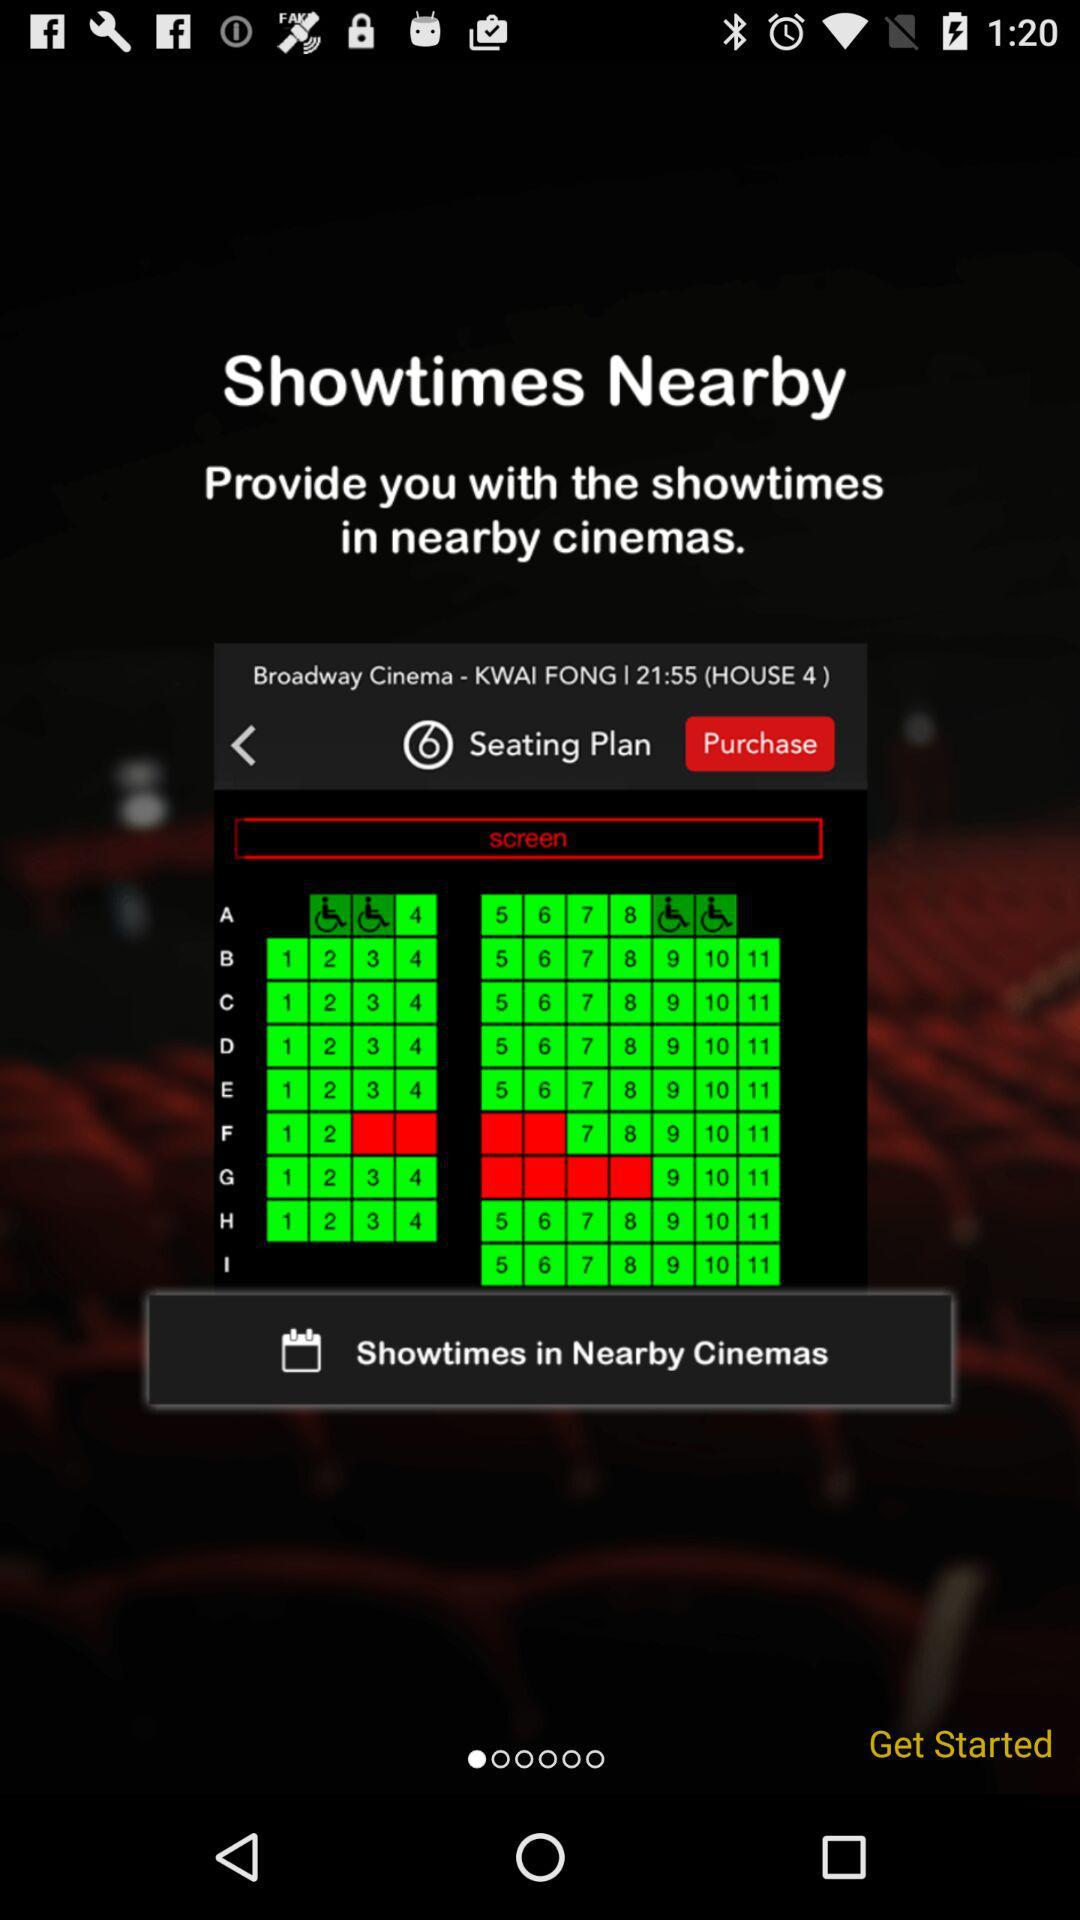 The width and height of the screenshot is (1080, 1920). What do you see at coordinates (960, 1741) in the screenshot?
I see `get started icon` at bounding box center [960, 1741].